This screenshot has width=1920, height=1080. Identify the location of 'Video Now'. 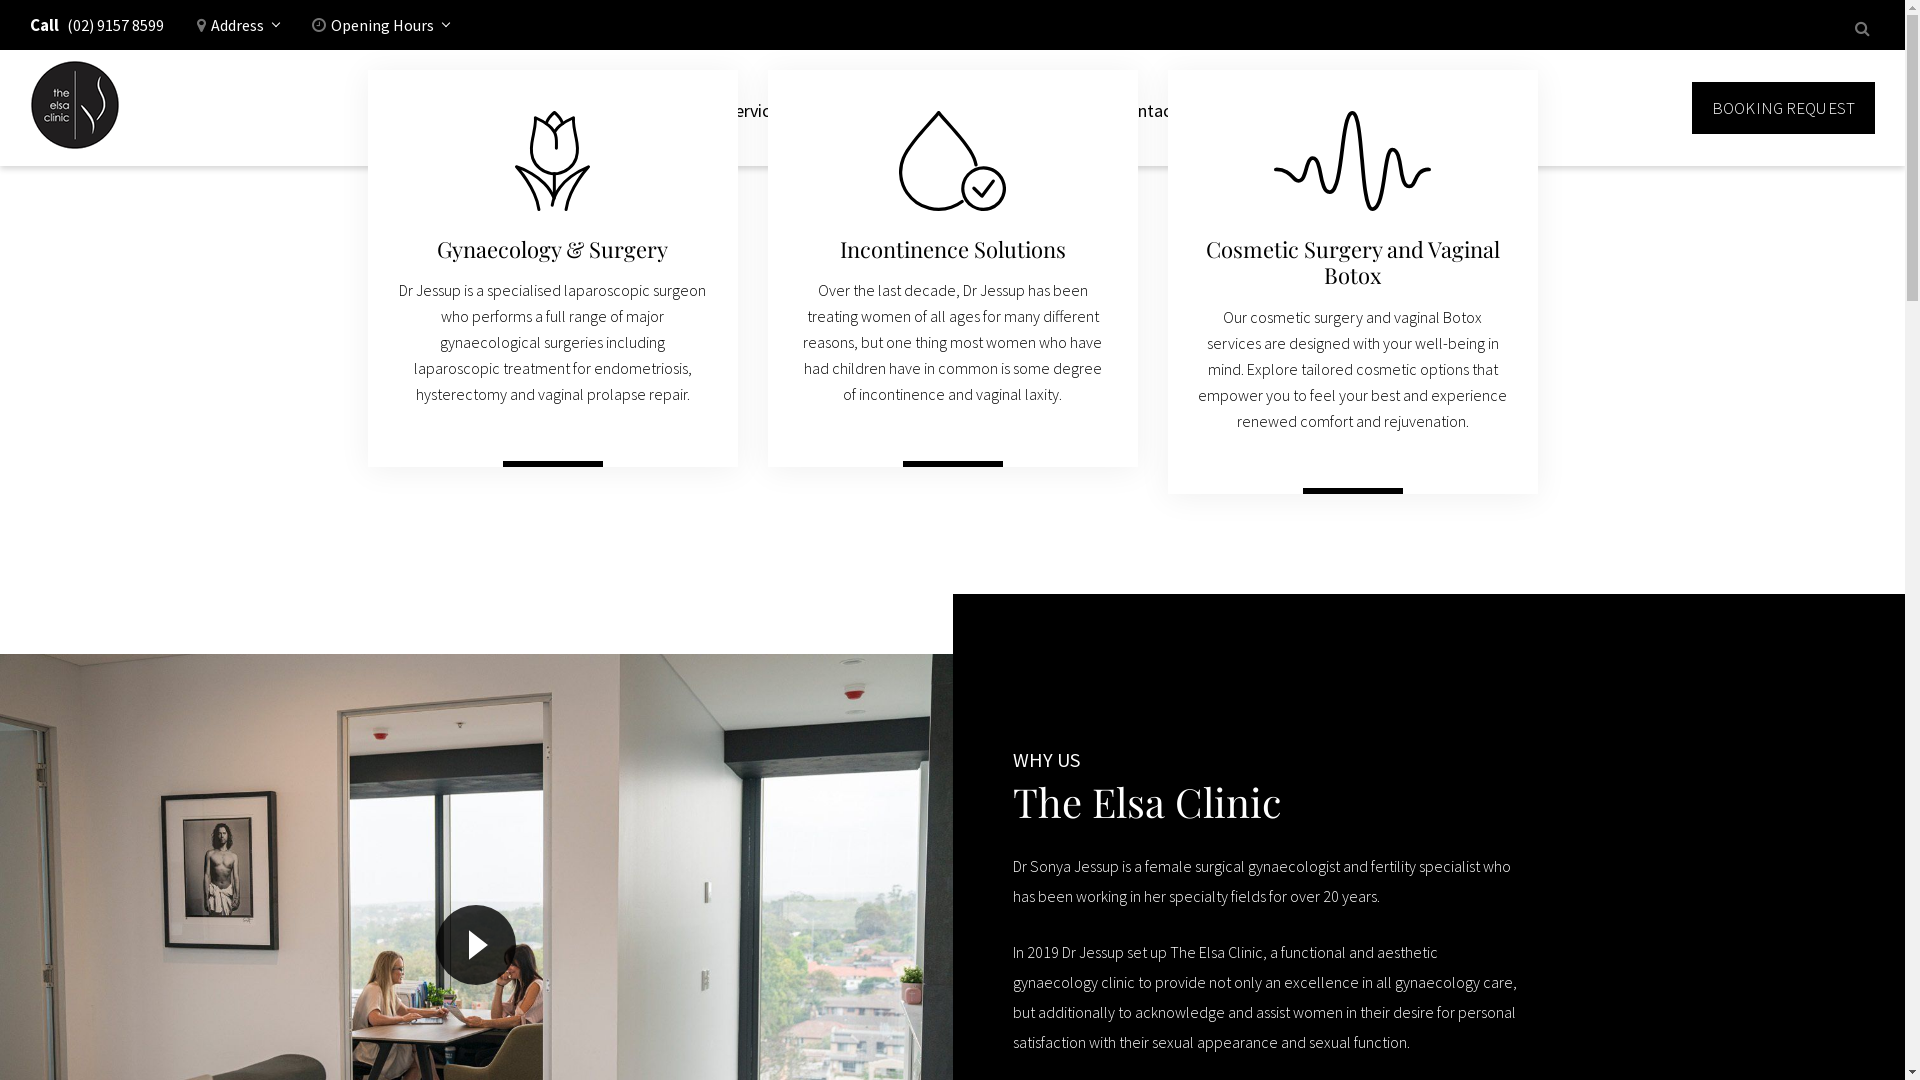
(474, 945).